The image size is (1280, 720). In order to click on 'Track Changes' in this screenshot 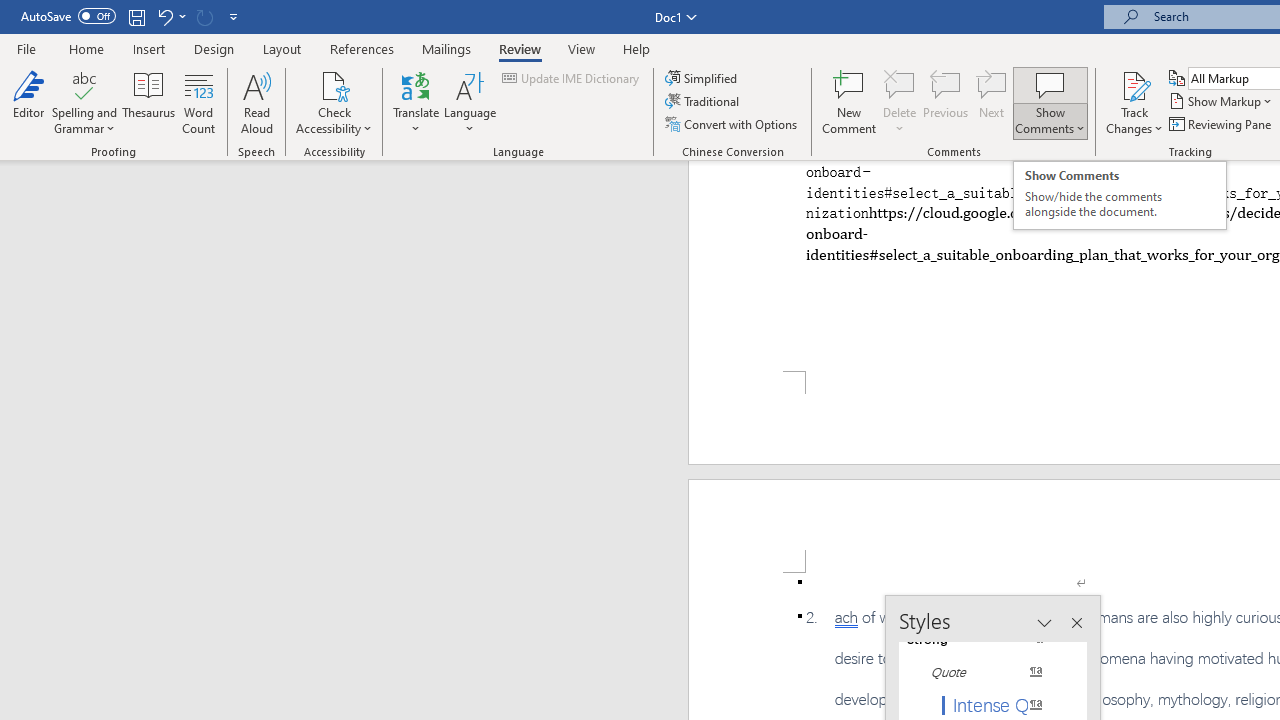, I will do `click(1134, 103)`.